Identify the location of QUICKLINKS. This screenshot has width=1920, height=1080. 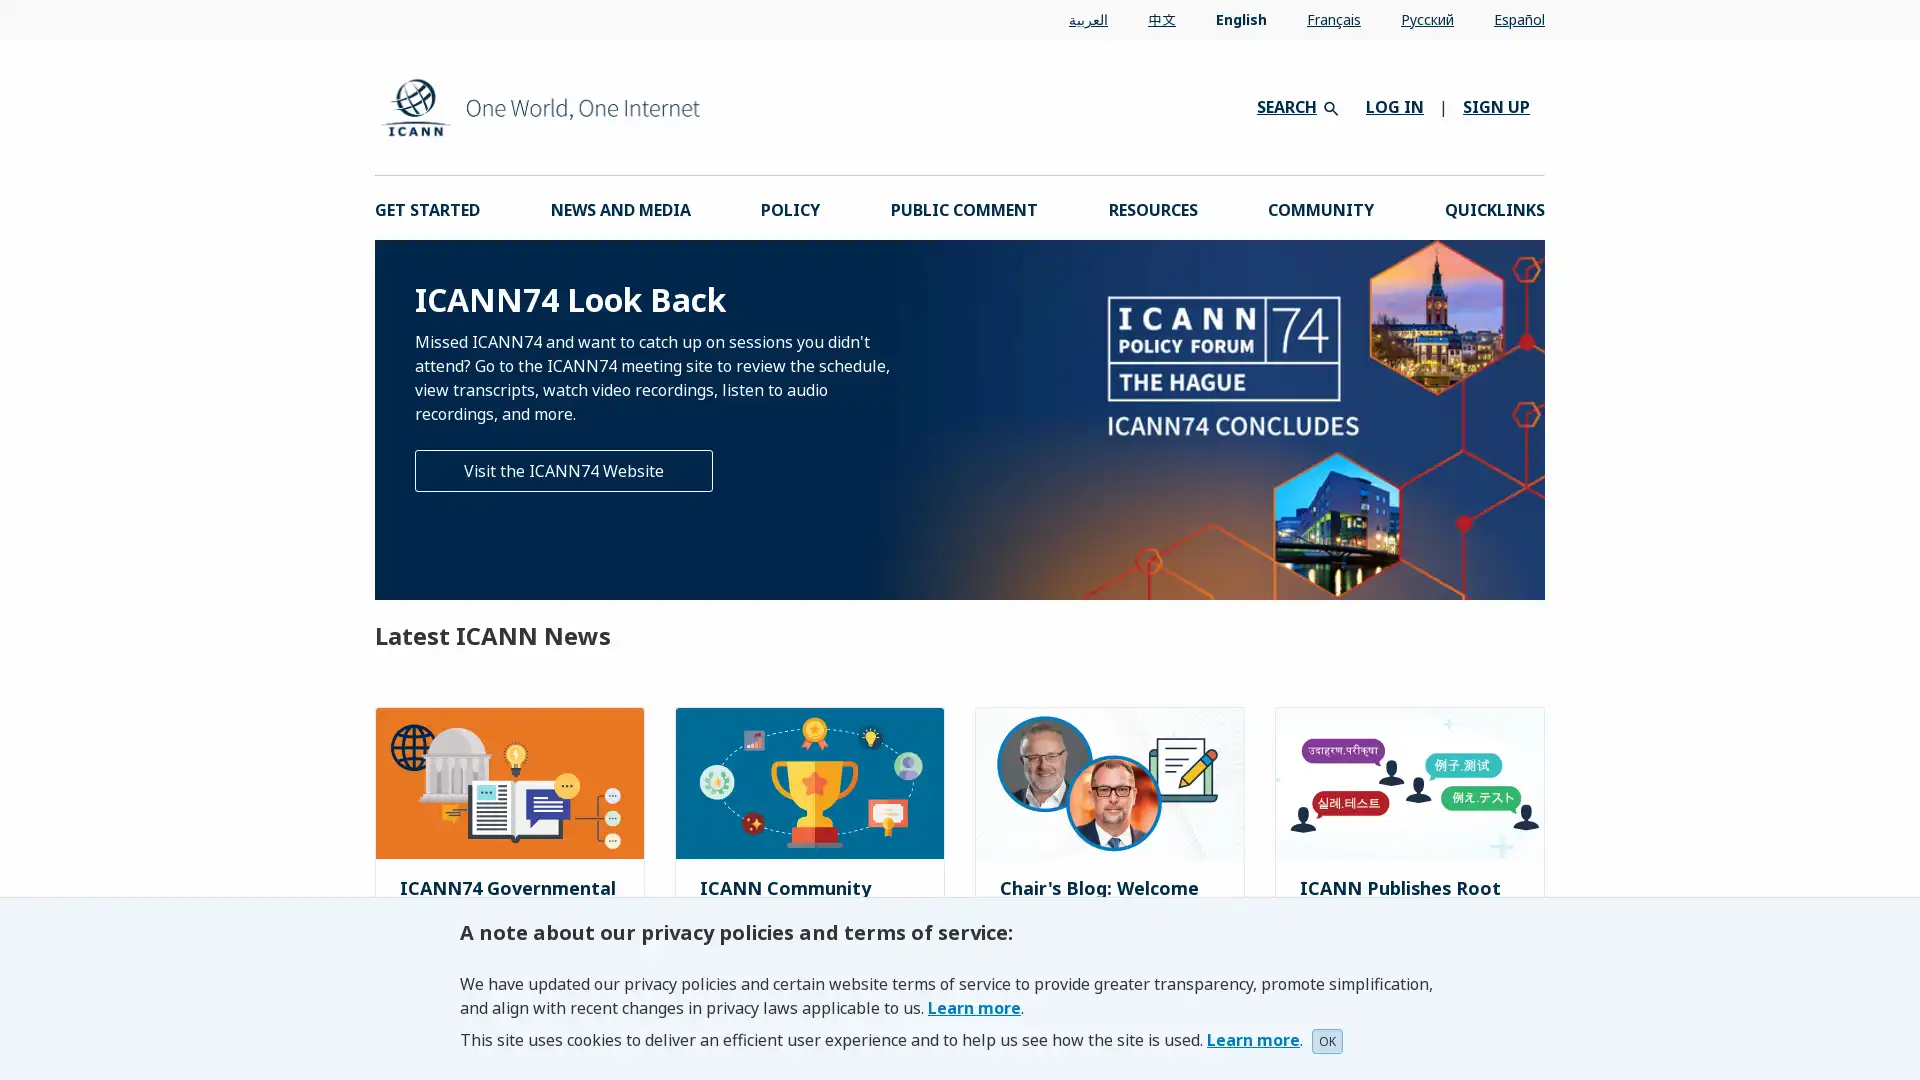
(1493, 208).